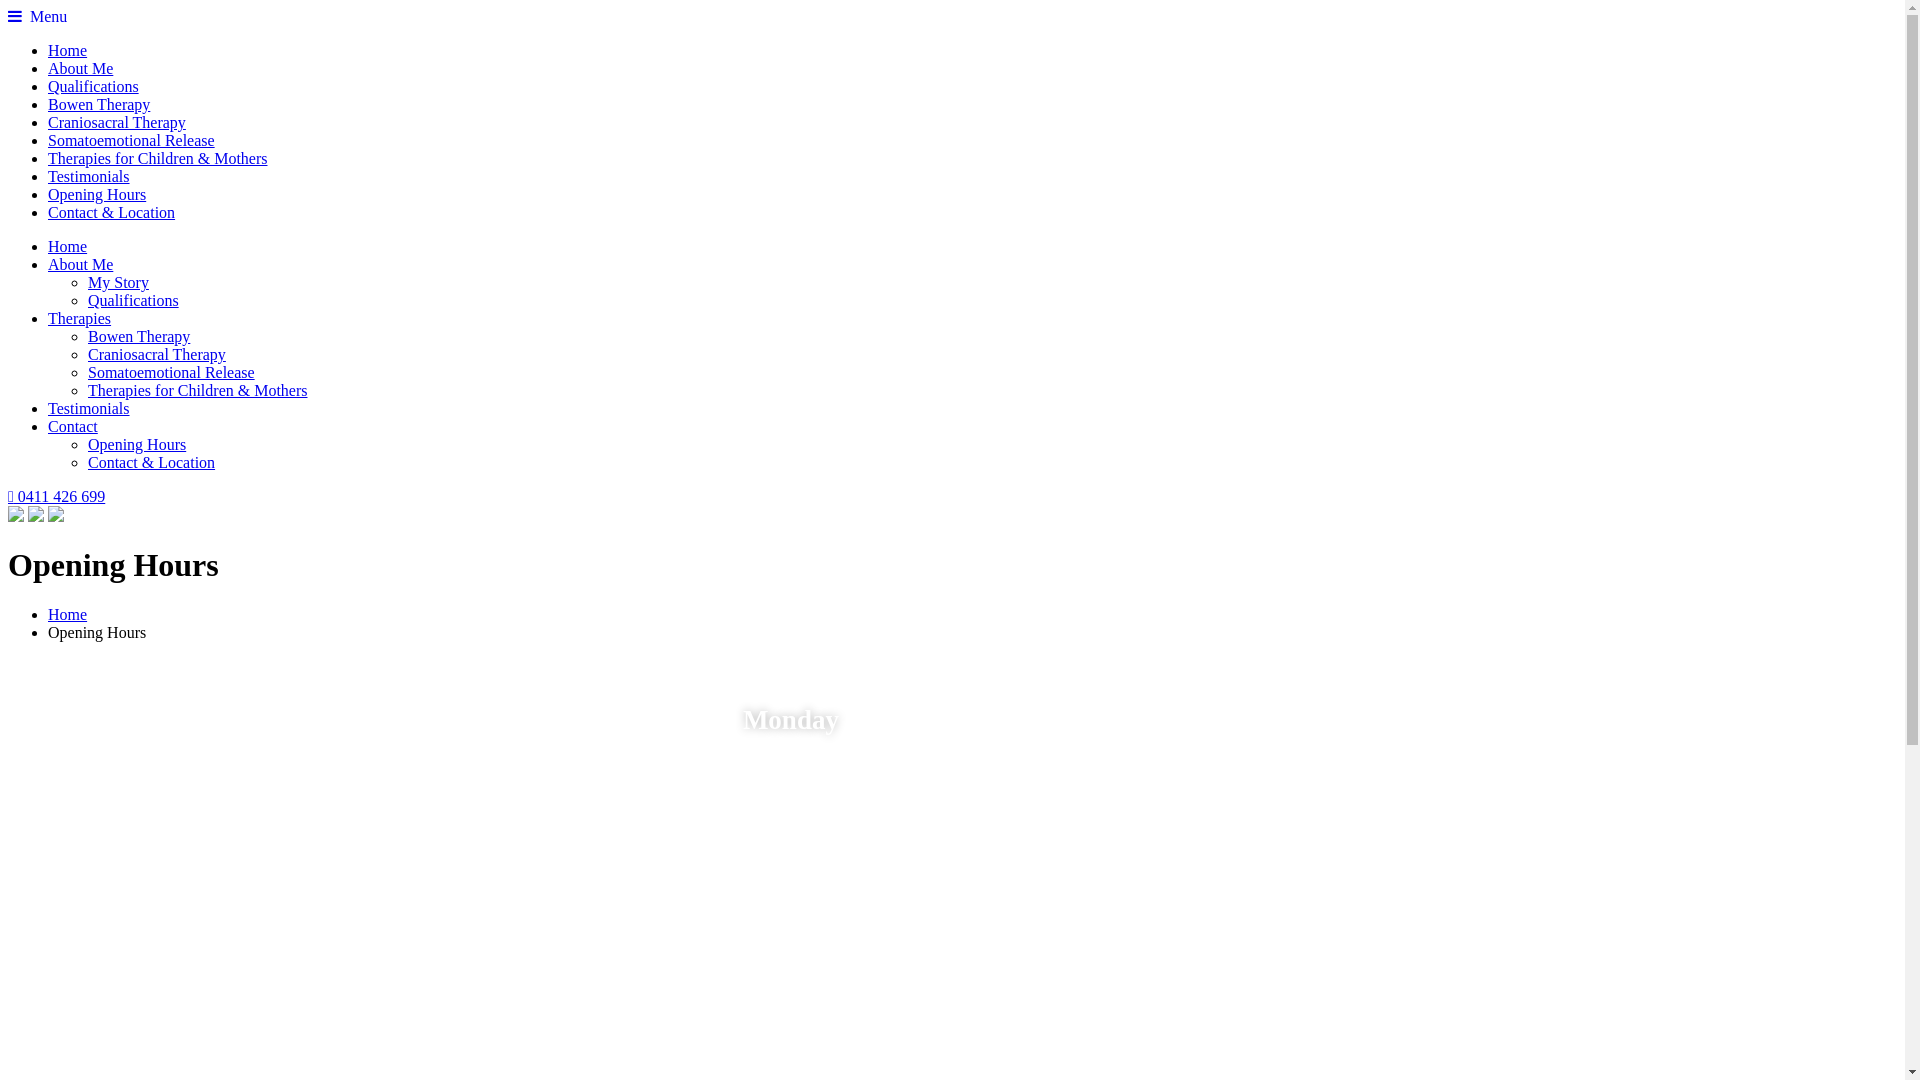 This screenshot has width=1920, height=1080. Describe the element at coordinates (8, 495) in the screenshot. I see `'0411 426 699'` at that location.